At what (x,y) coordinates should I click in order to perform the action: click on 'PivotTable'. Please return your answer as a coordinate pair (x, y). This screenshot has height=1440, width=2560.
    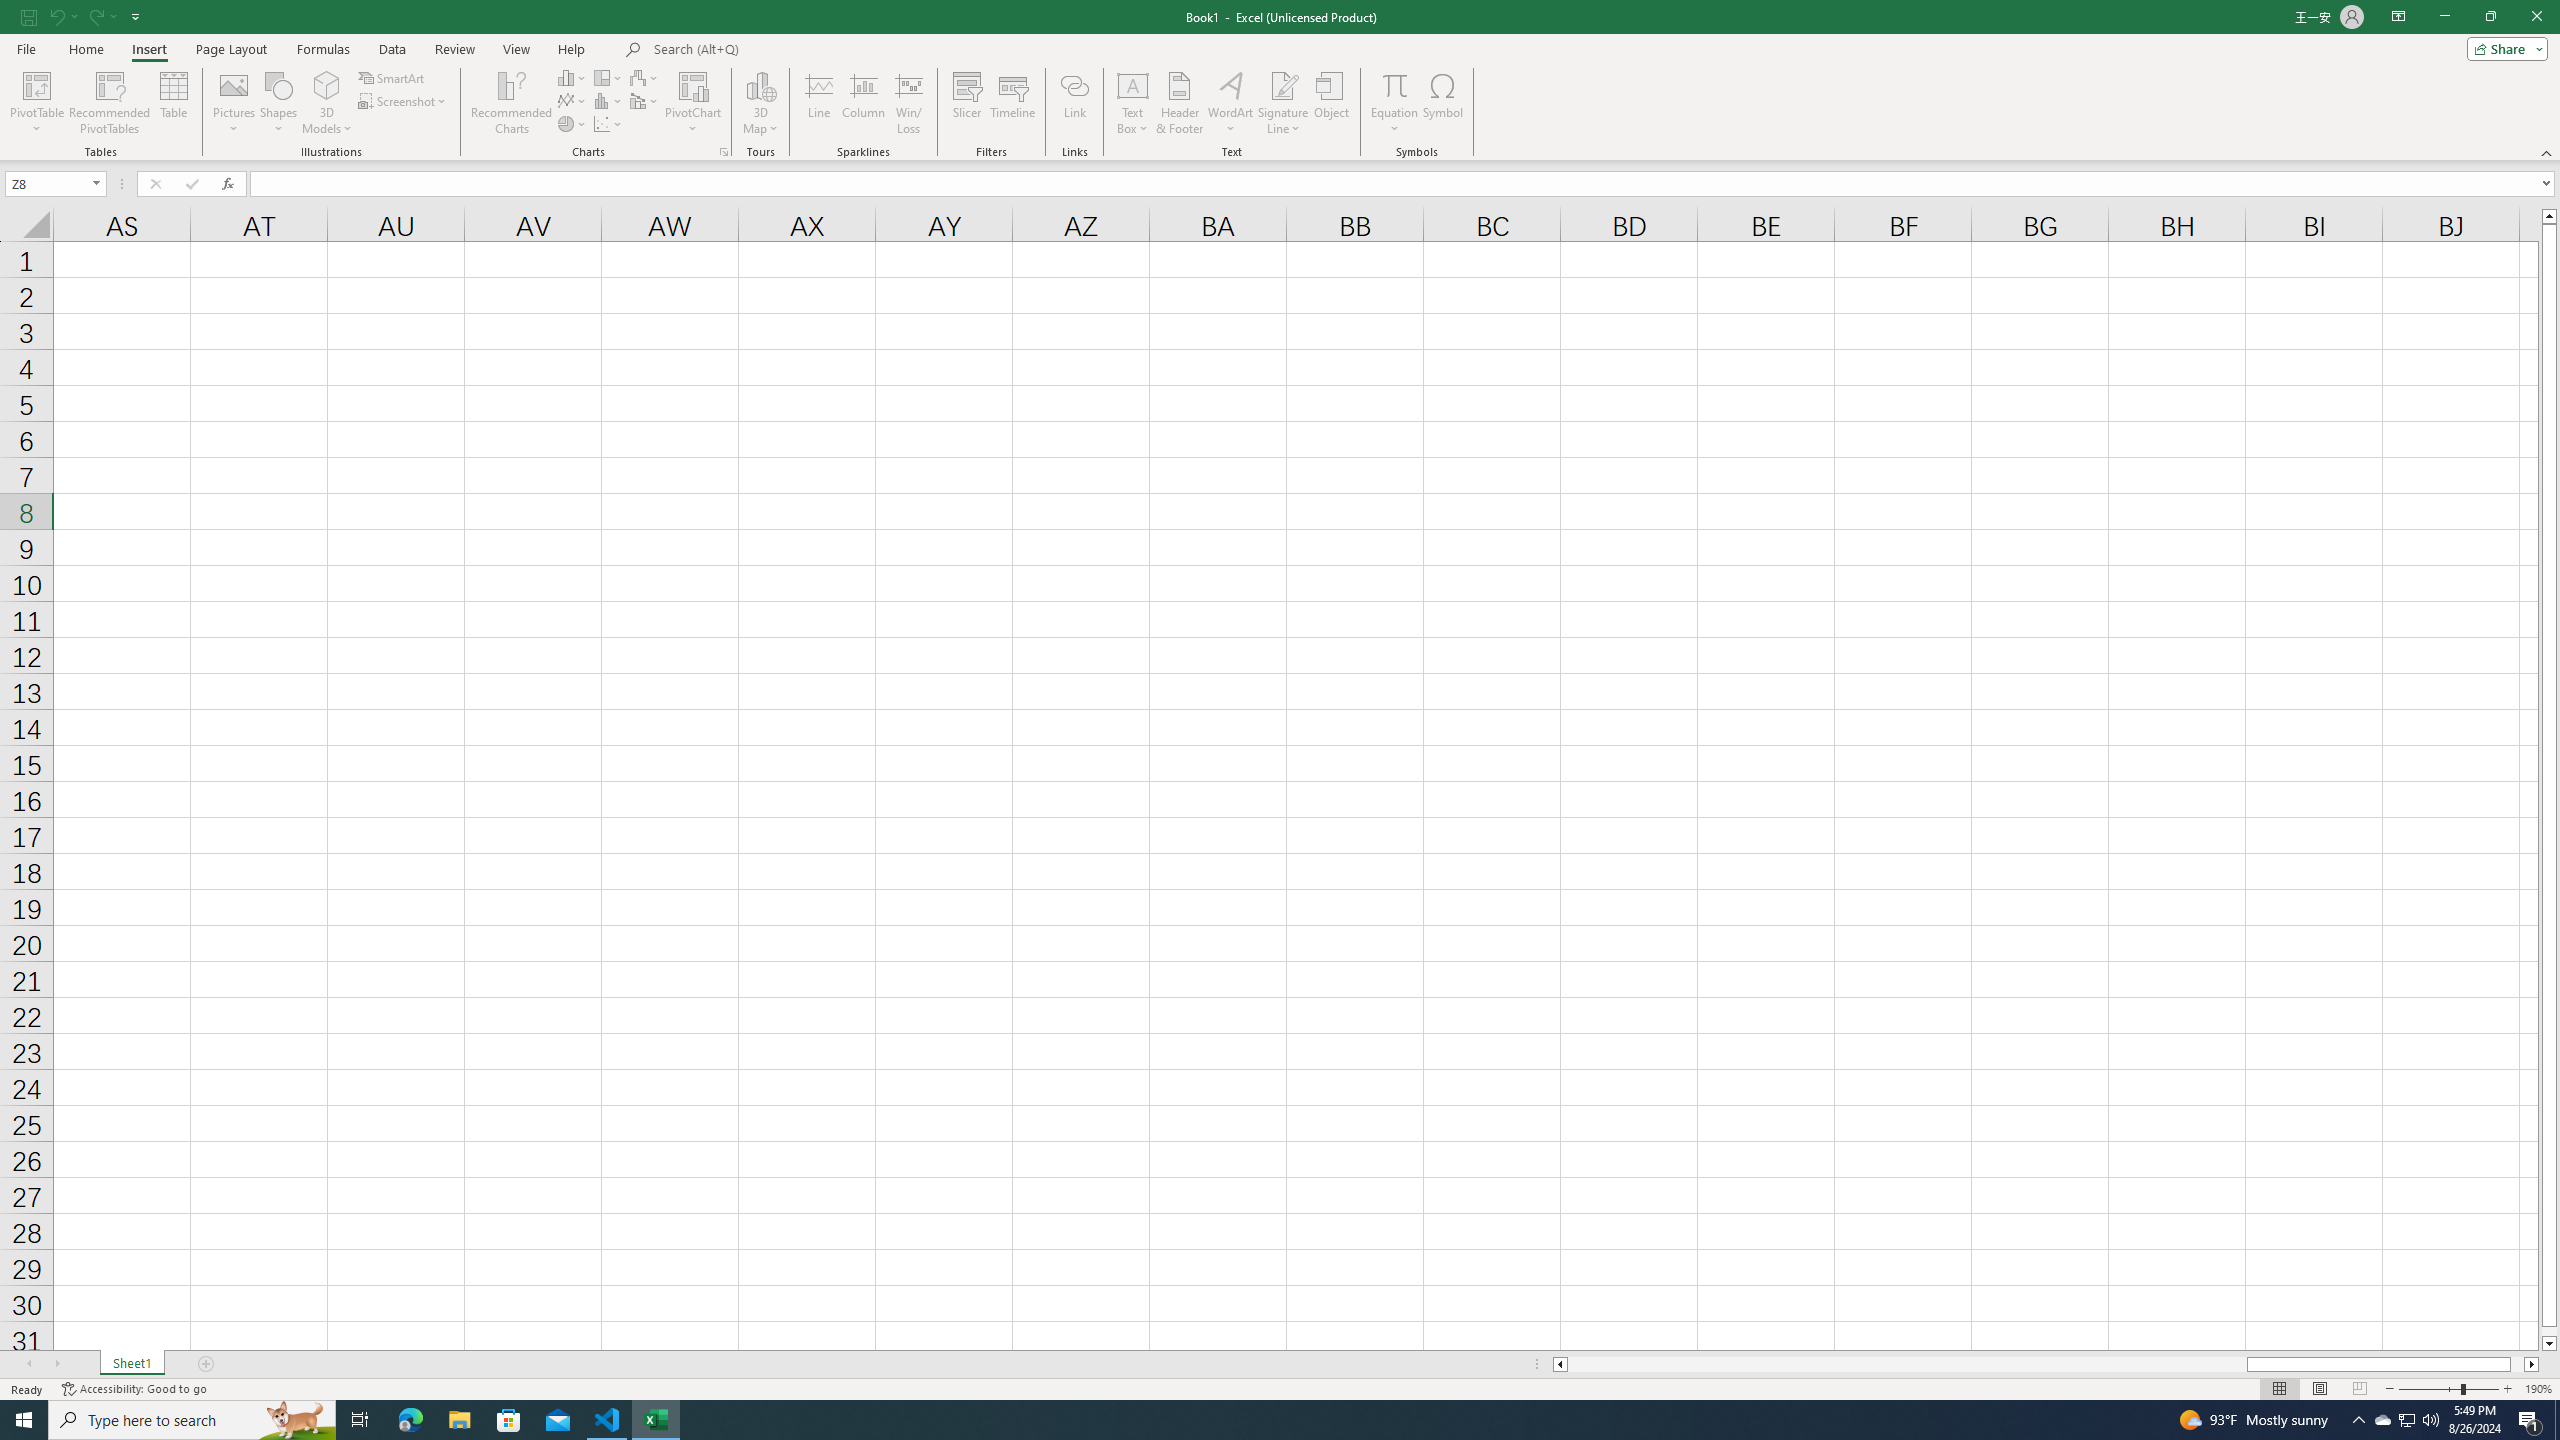
    Looking at the image, I should click on (36, 103).